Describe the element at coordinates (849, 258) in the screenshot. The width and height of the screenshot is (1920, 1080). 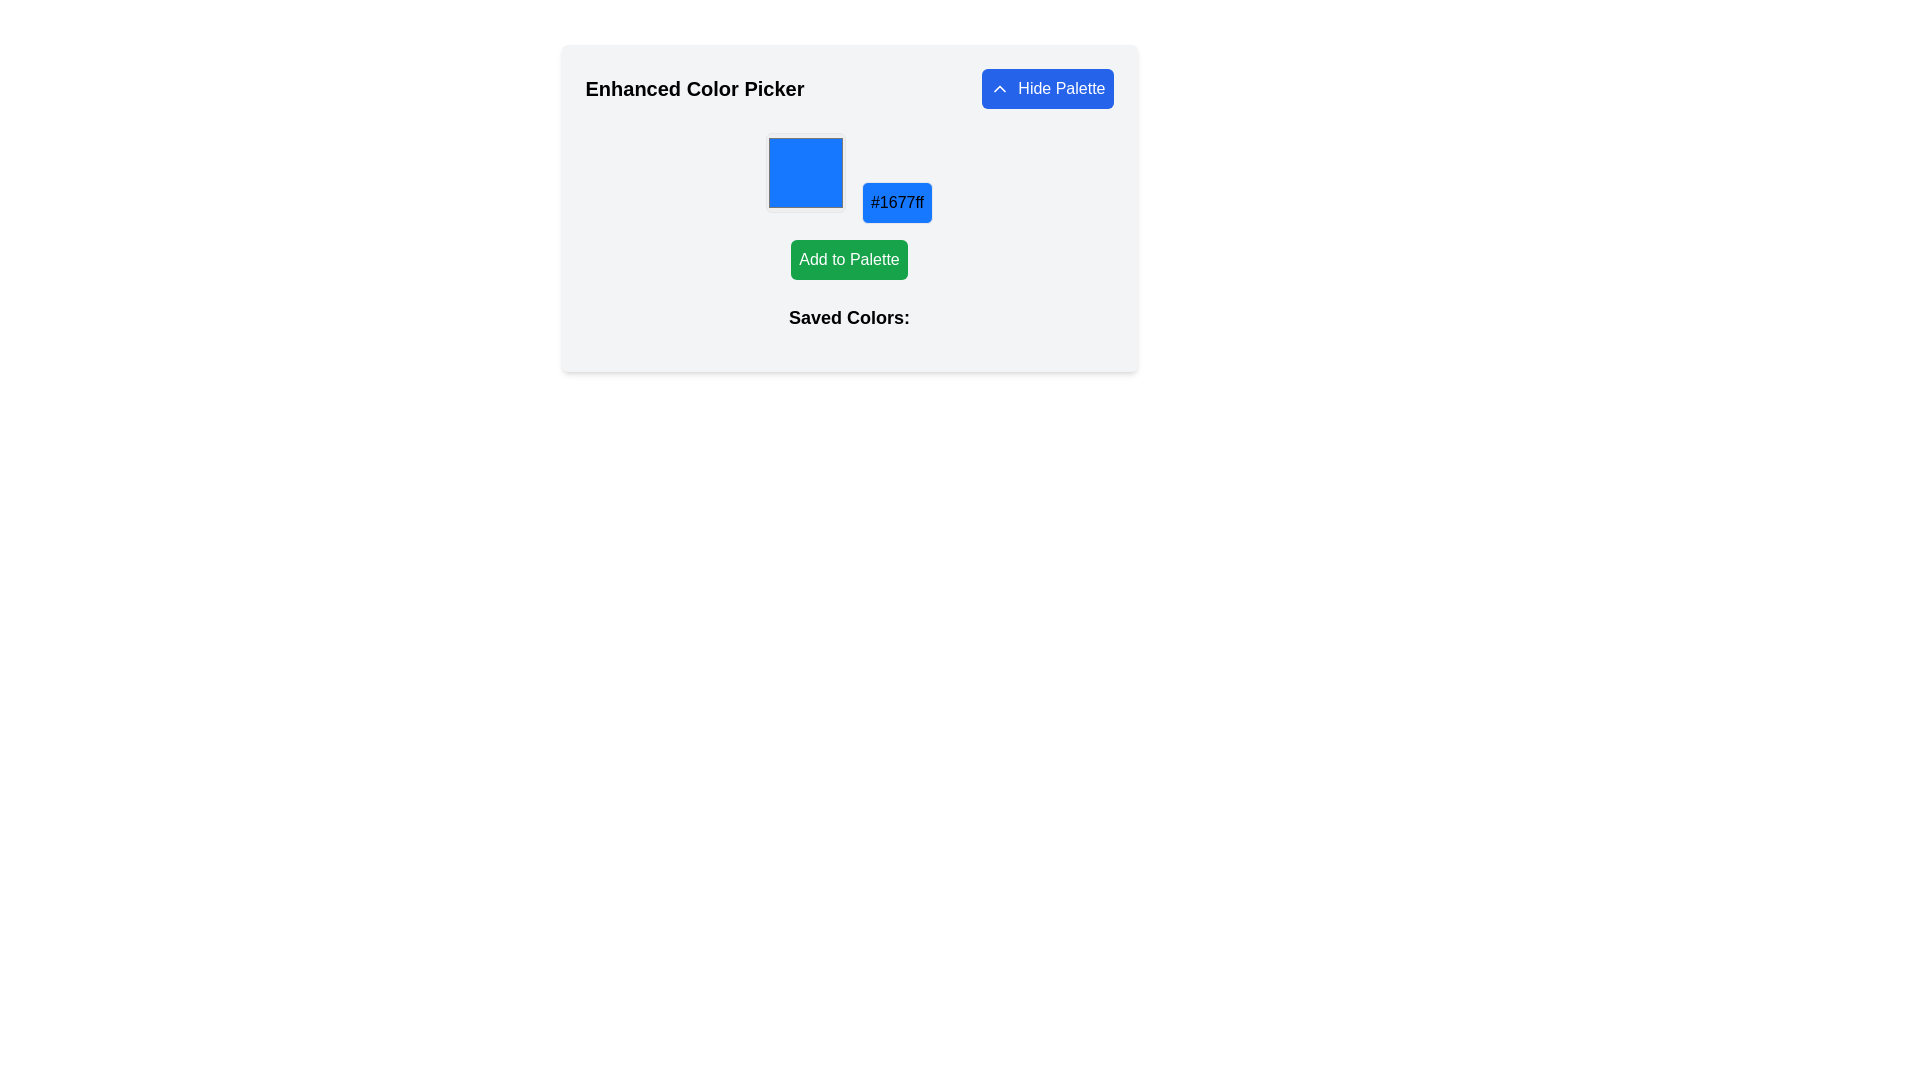
I see `the add-to-palette button located below the text '#1677ff' in the Enhanced Color Picker panel` at that location.